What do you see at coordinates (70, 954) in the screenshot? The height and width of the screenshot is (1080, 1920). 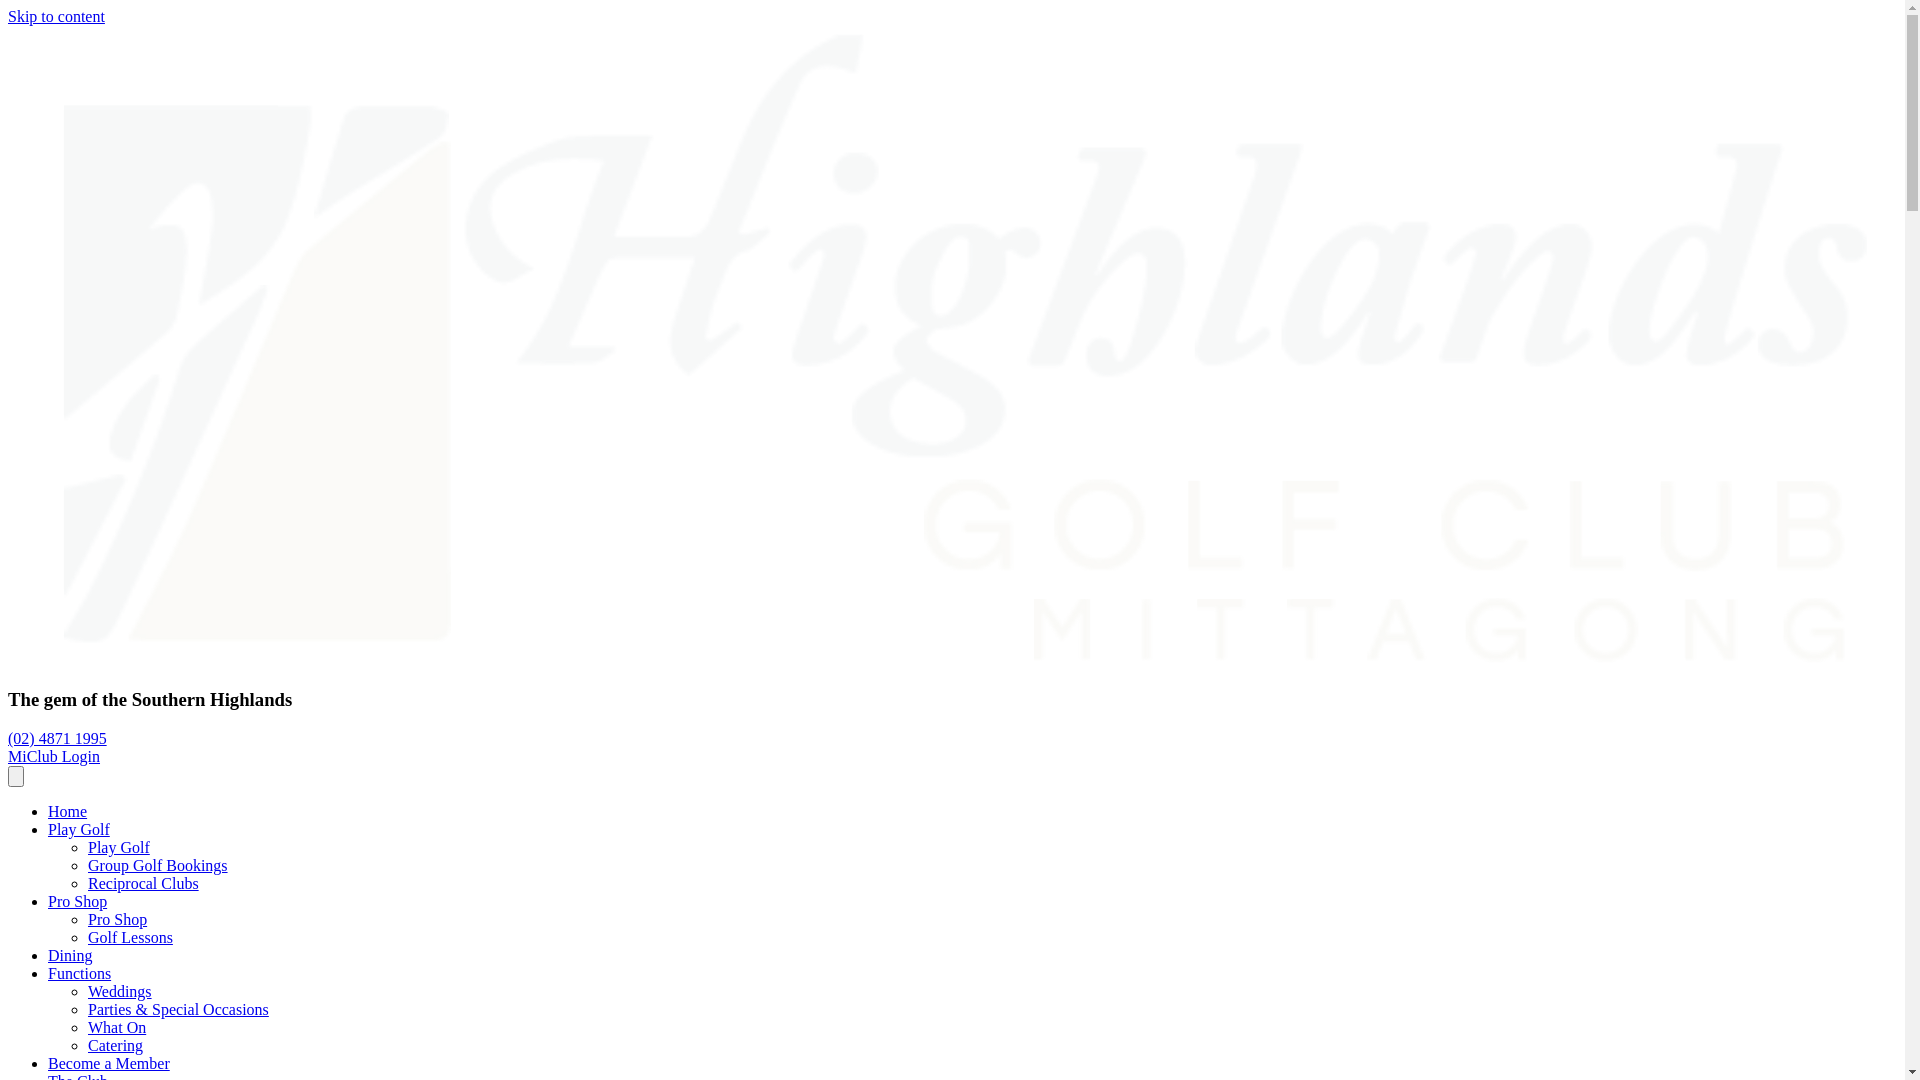 I see `'Dining'` at bounding box center [70, 954].